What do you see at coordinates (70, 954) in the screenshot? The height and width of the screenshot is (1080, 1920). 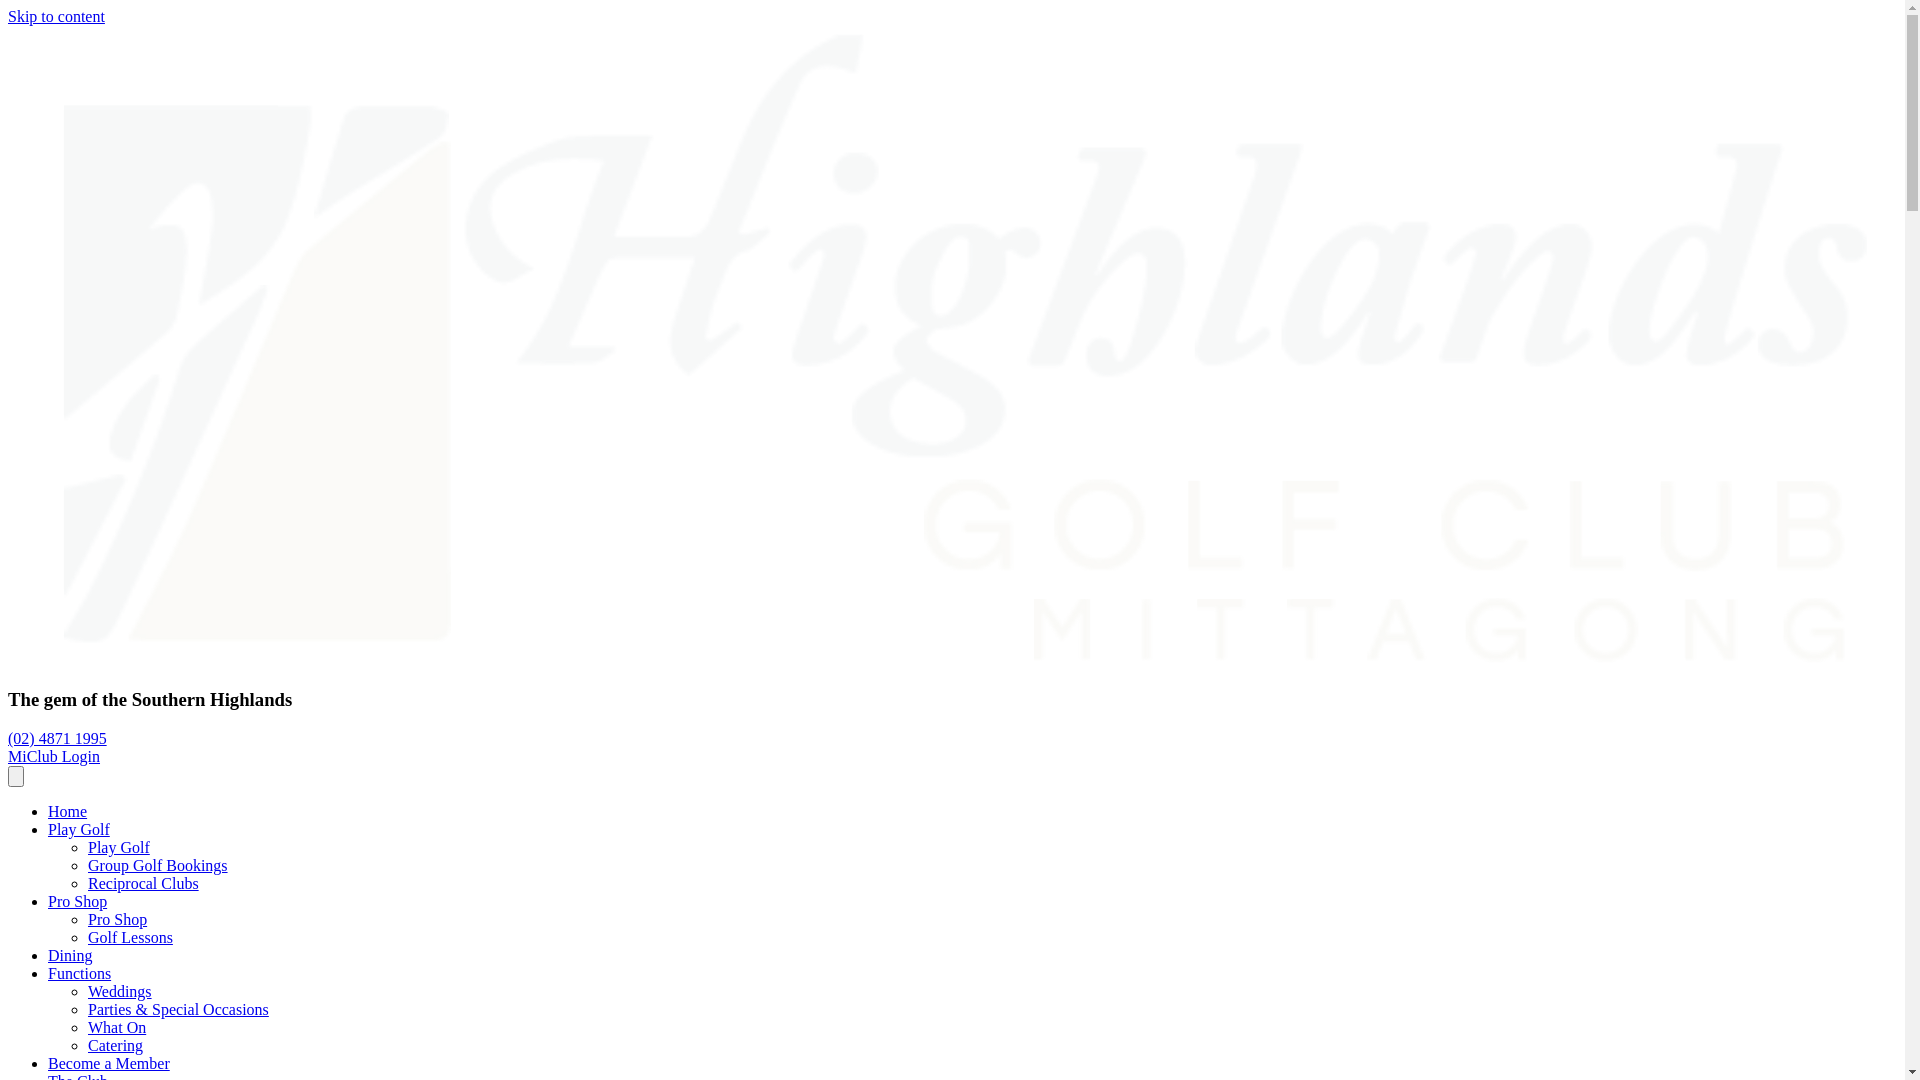 I see `'Dining'` at bounding box center [70, 954].